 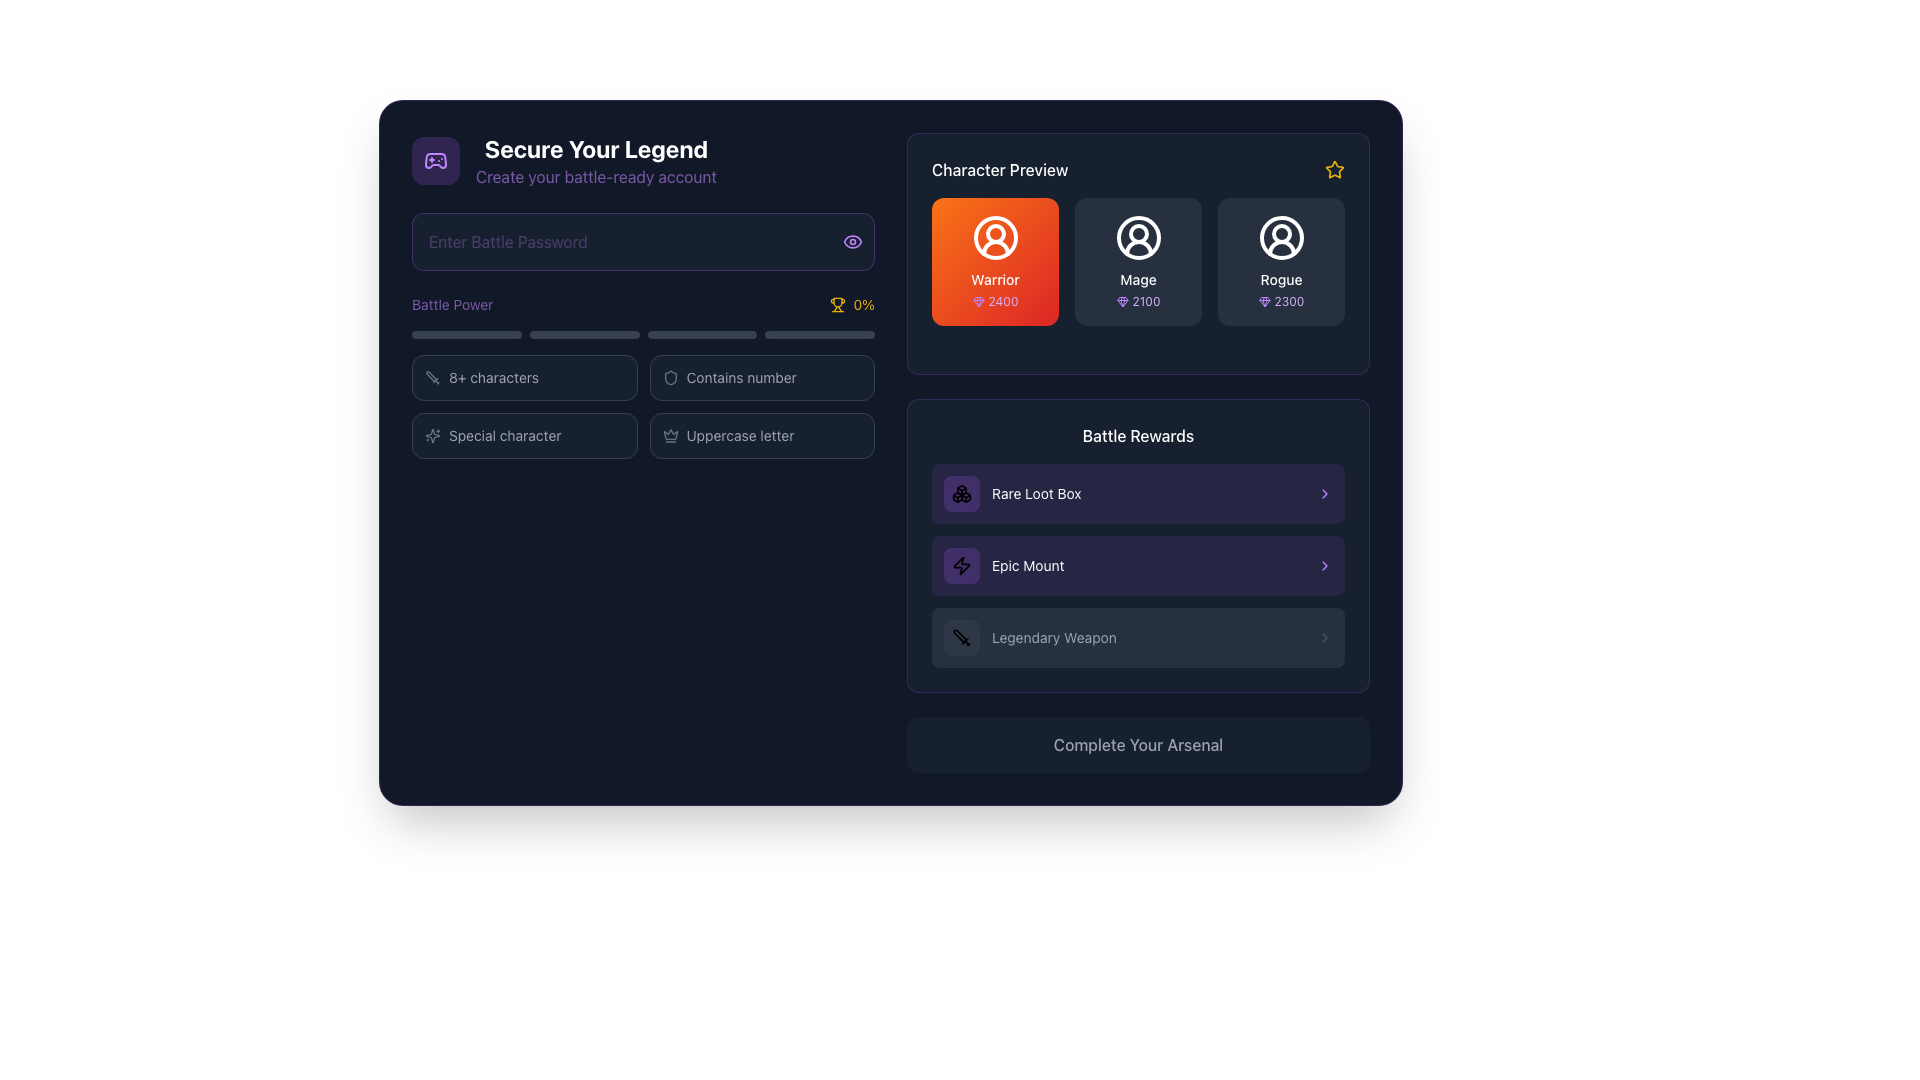 I want to click on the gray outline sword icon located to the left of the text '8+ characters', which serves as a visual indicator in the horizontally aligned group of items, so click(x=431, y=378).